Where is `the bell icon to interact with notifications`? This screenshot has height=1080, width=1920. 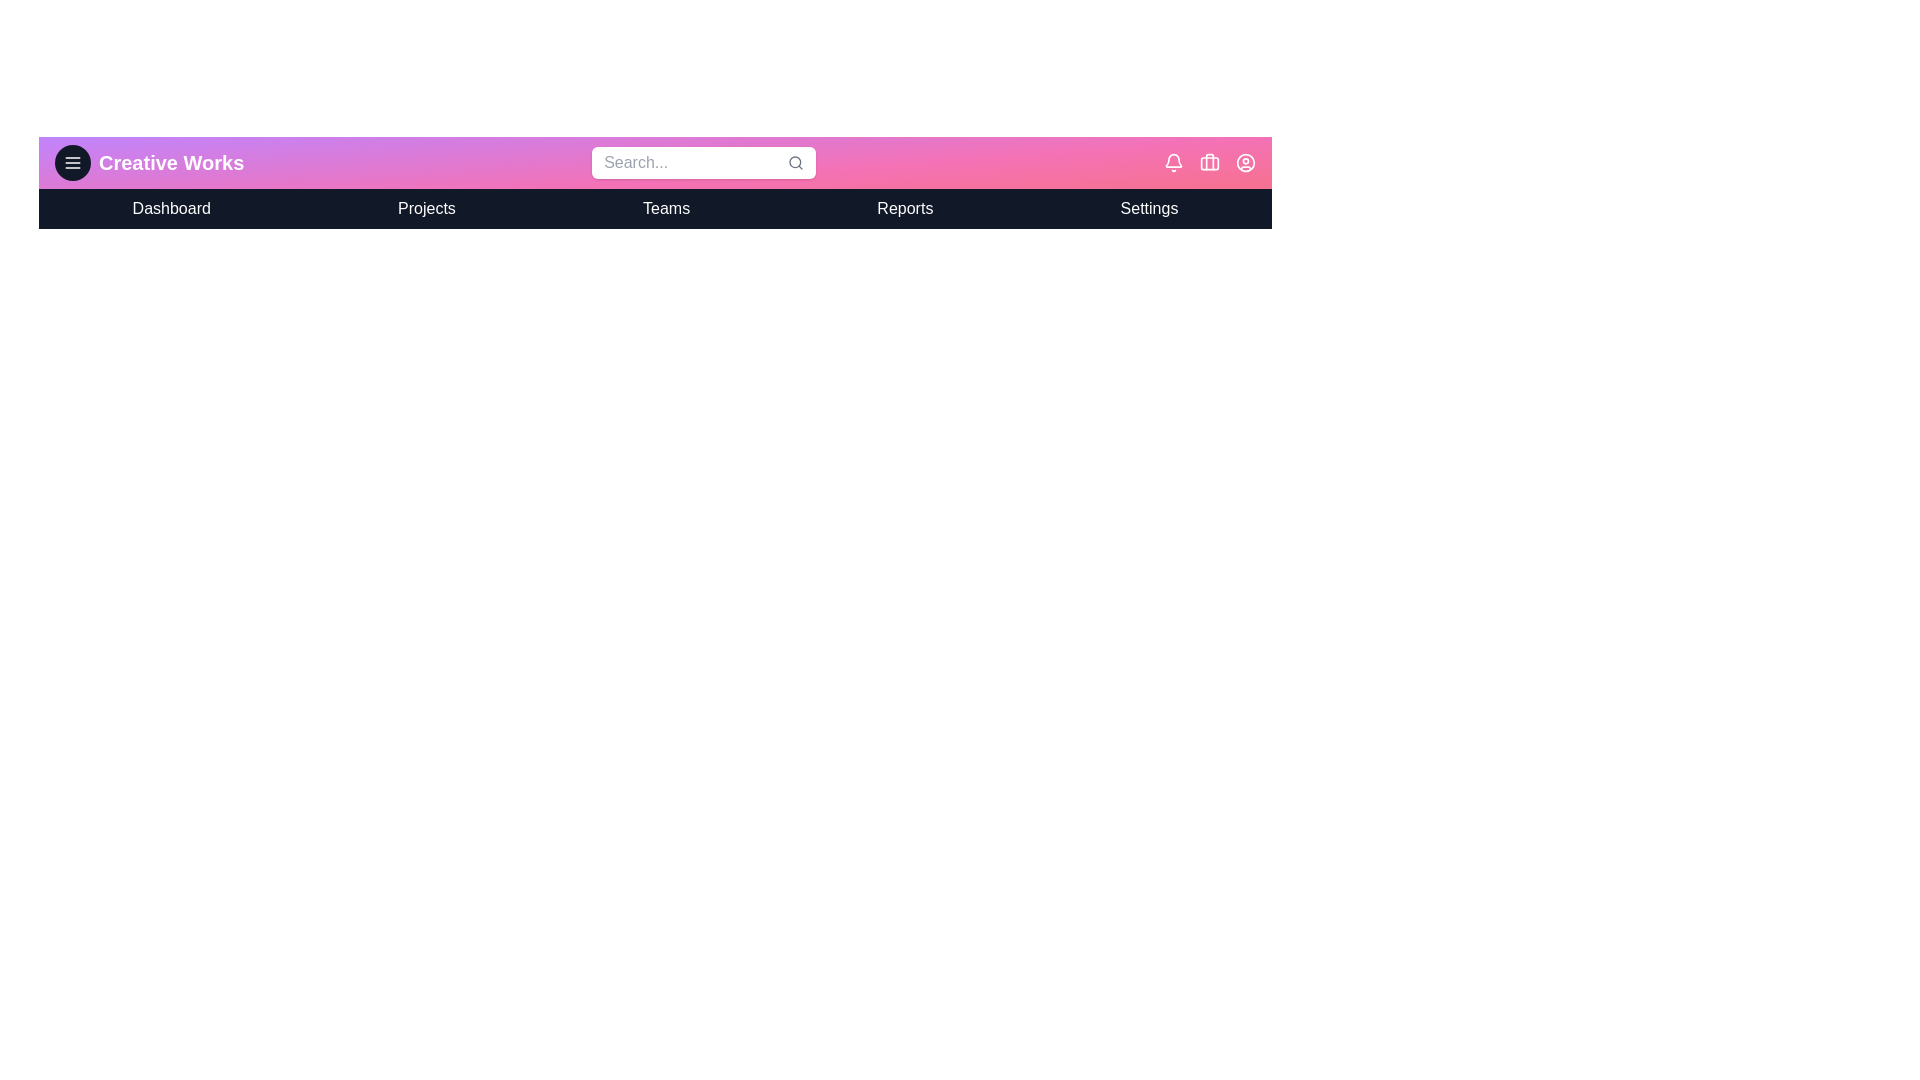 the bell icon to interact with notifications is located at coordinates (1173, 161).